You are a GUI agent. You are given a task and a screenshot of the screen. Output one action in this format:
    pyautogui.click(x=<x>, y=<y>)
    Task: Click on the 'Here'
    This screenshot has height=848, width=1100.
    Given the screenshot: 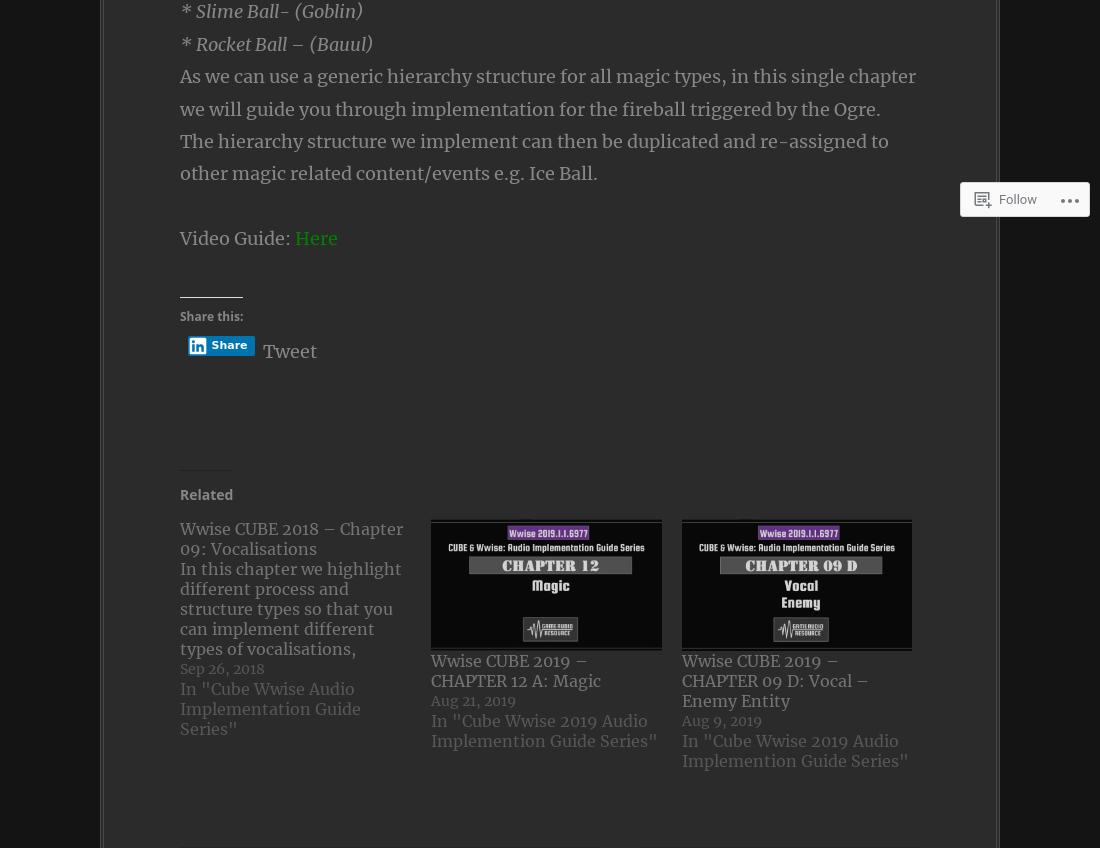 What is the action you would take?
    pyautogui.click(x=315, y=237)
    